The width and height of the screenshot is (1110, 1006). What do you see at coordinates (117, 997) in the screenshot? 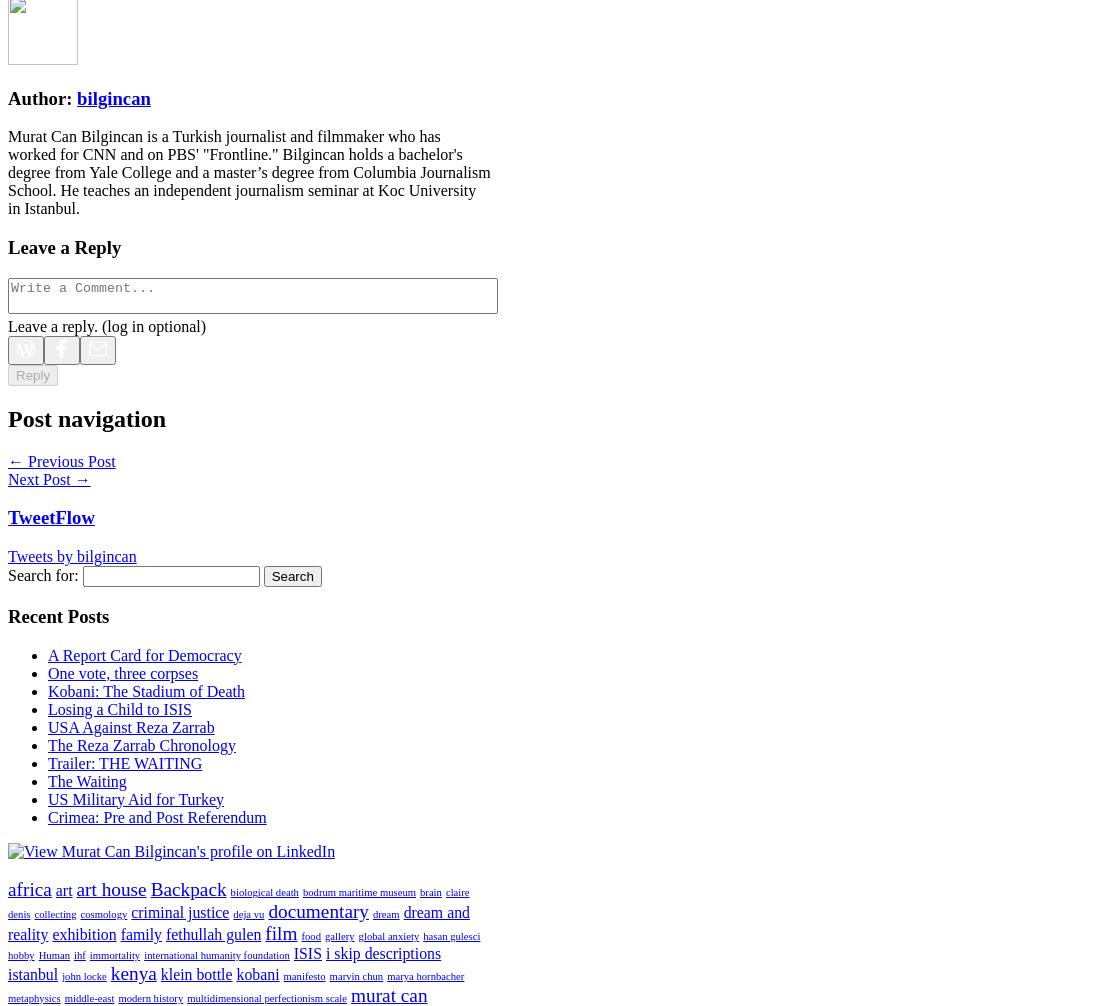
I see `'modern history'` at bounding box center [117, 997].